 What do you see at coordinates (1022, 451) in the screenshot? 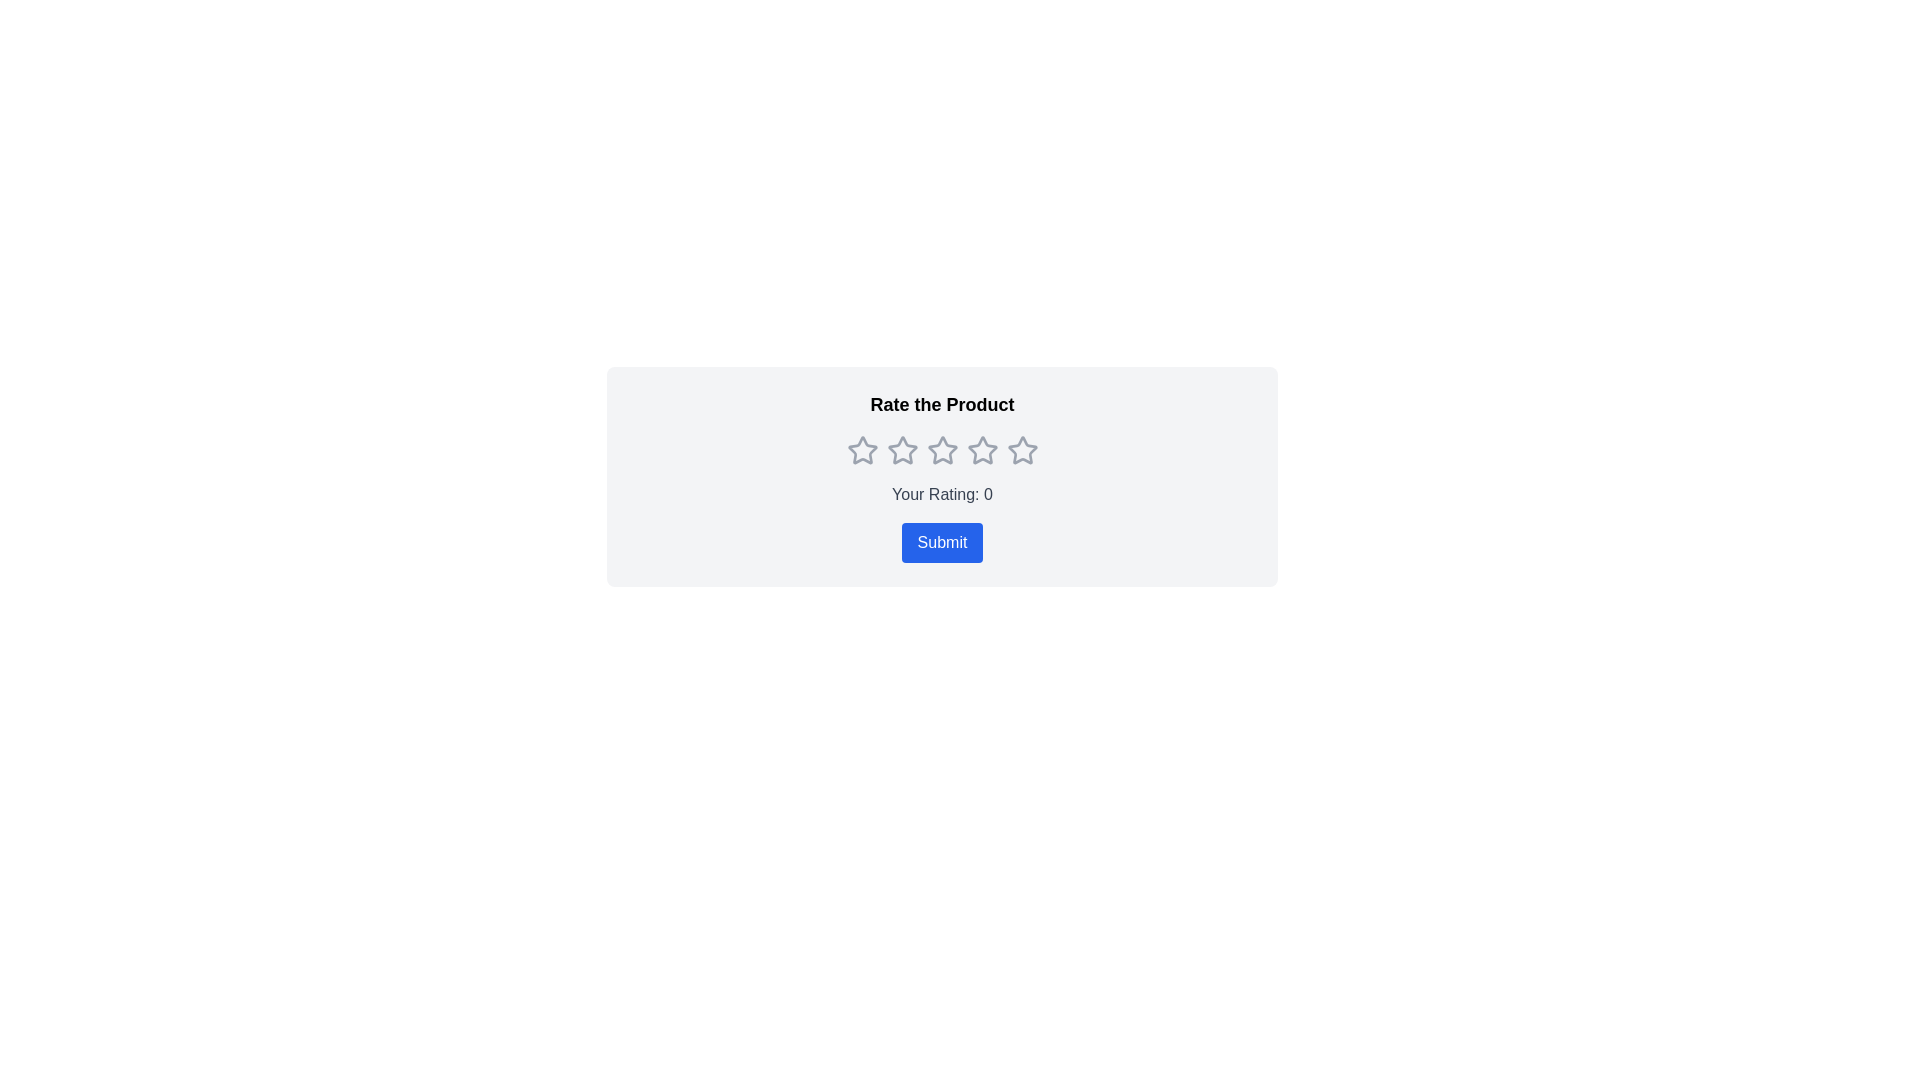
I see `the fifth star icon in the rating component` at bounding box center [1022, 451].